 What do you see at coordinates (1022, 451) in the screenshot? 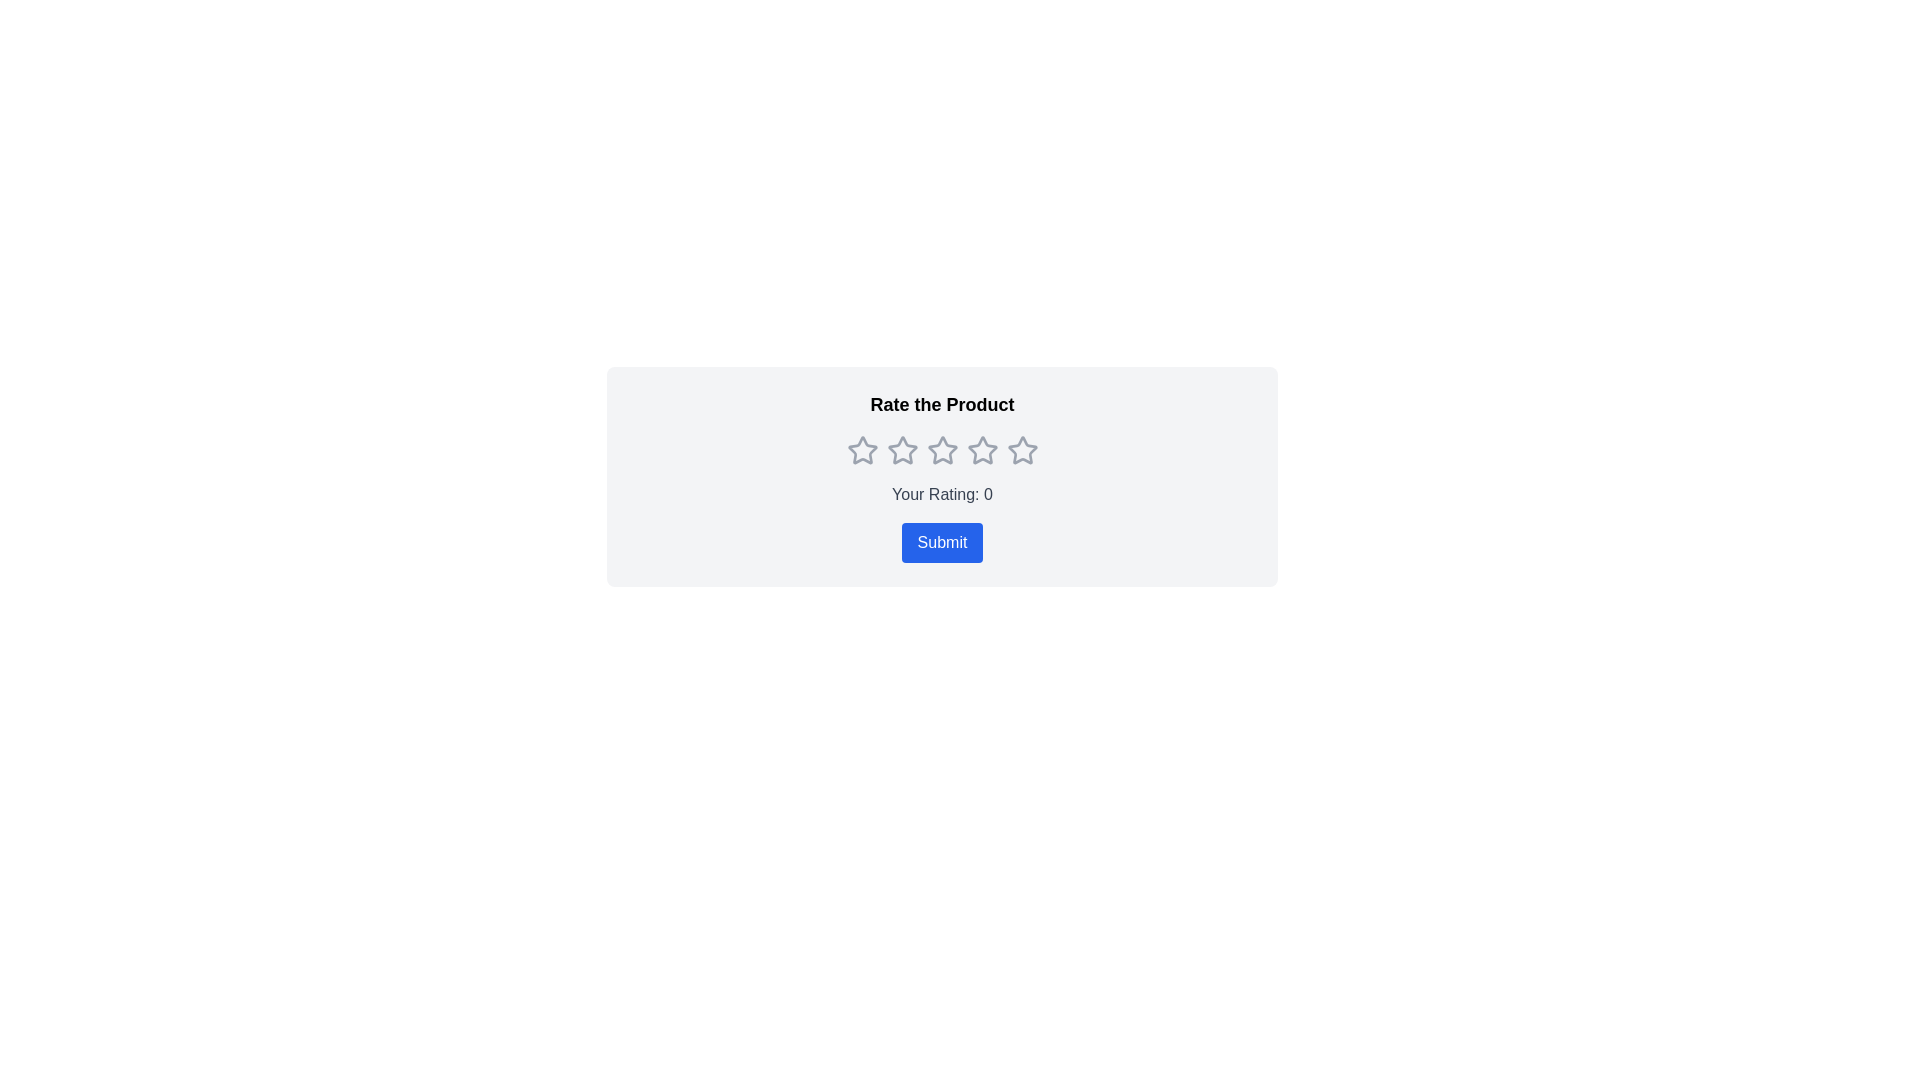
I see `the fifth star icon in the rating component` at bounding box center [1022, 451].